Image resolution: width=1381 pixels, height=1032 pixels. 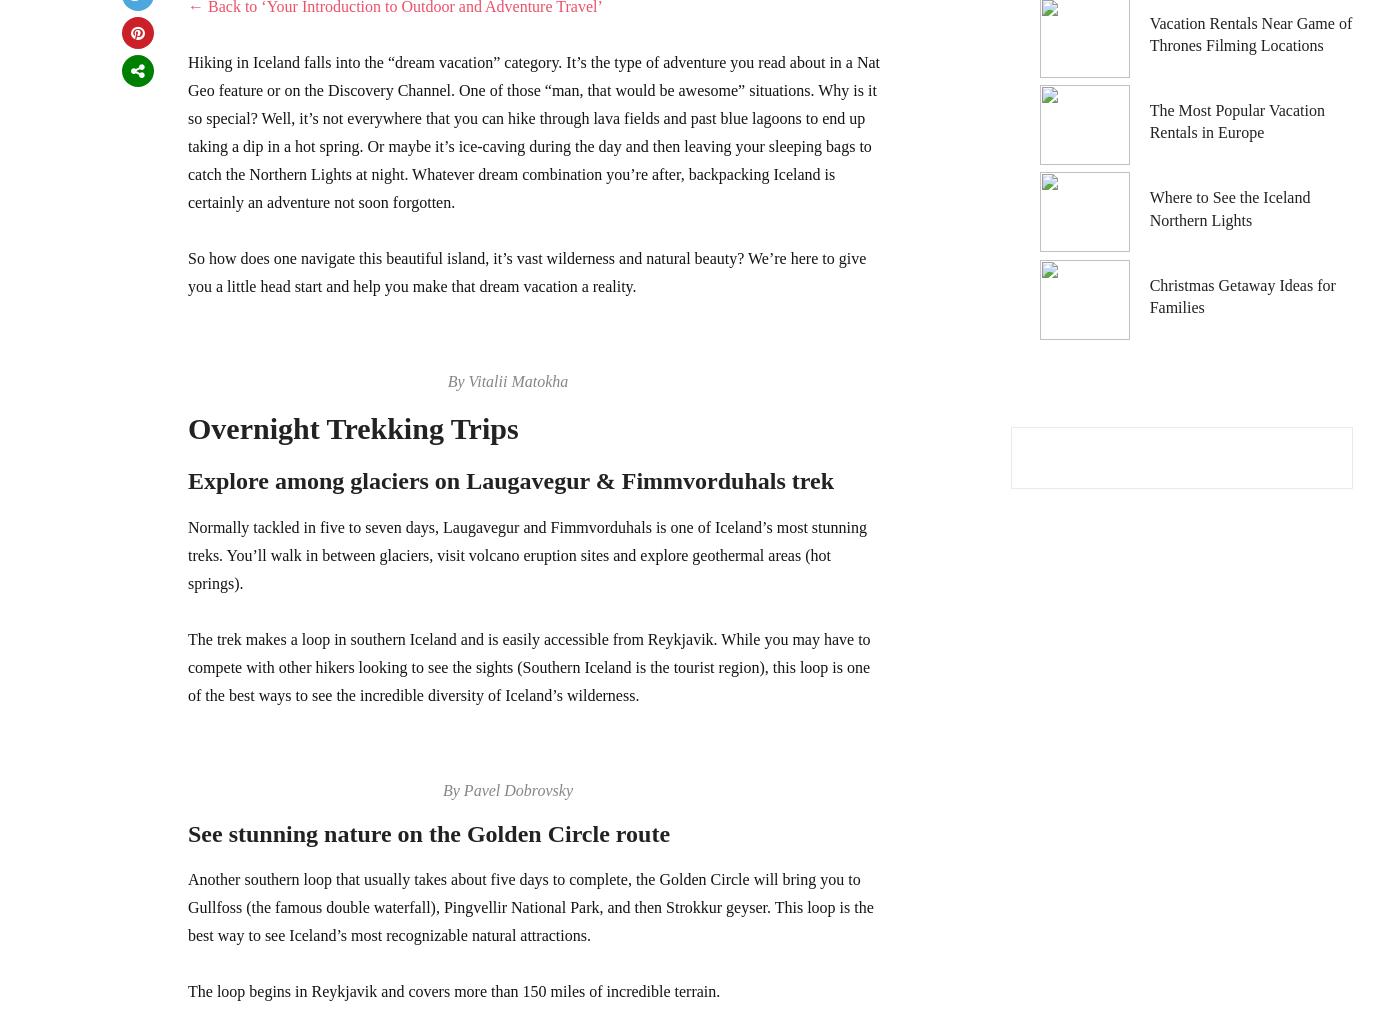 What do you see at coordinates (351, 427) in the screenshot?
I see `'Overnight Trekking Trips'` at bounding box center [351, 427].